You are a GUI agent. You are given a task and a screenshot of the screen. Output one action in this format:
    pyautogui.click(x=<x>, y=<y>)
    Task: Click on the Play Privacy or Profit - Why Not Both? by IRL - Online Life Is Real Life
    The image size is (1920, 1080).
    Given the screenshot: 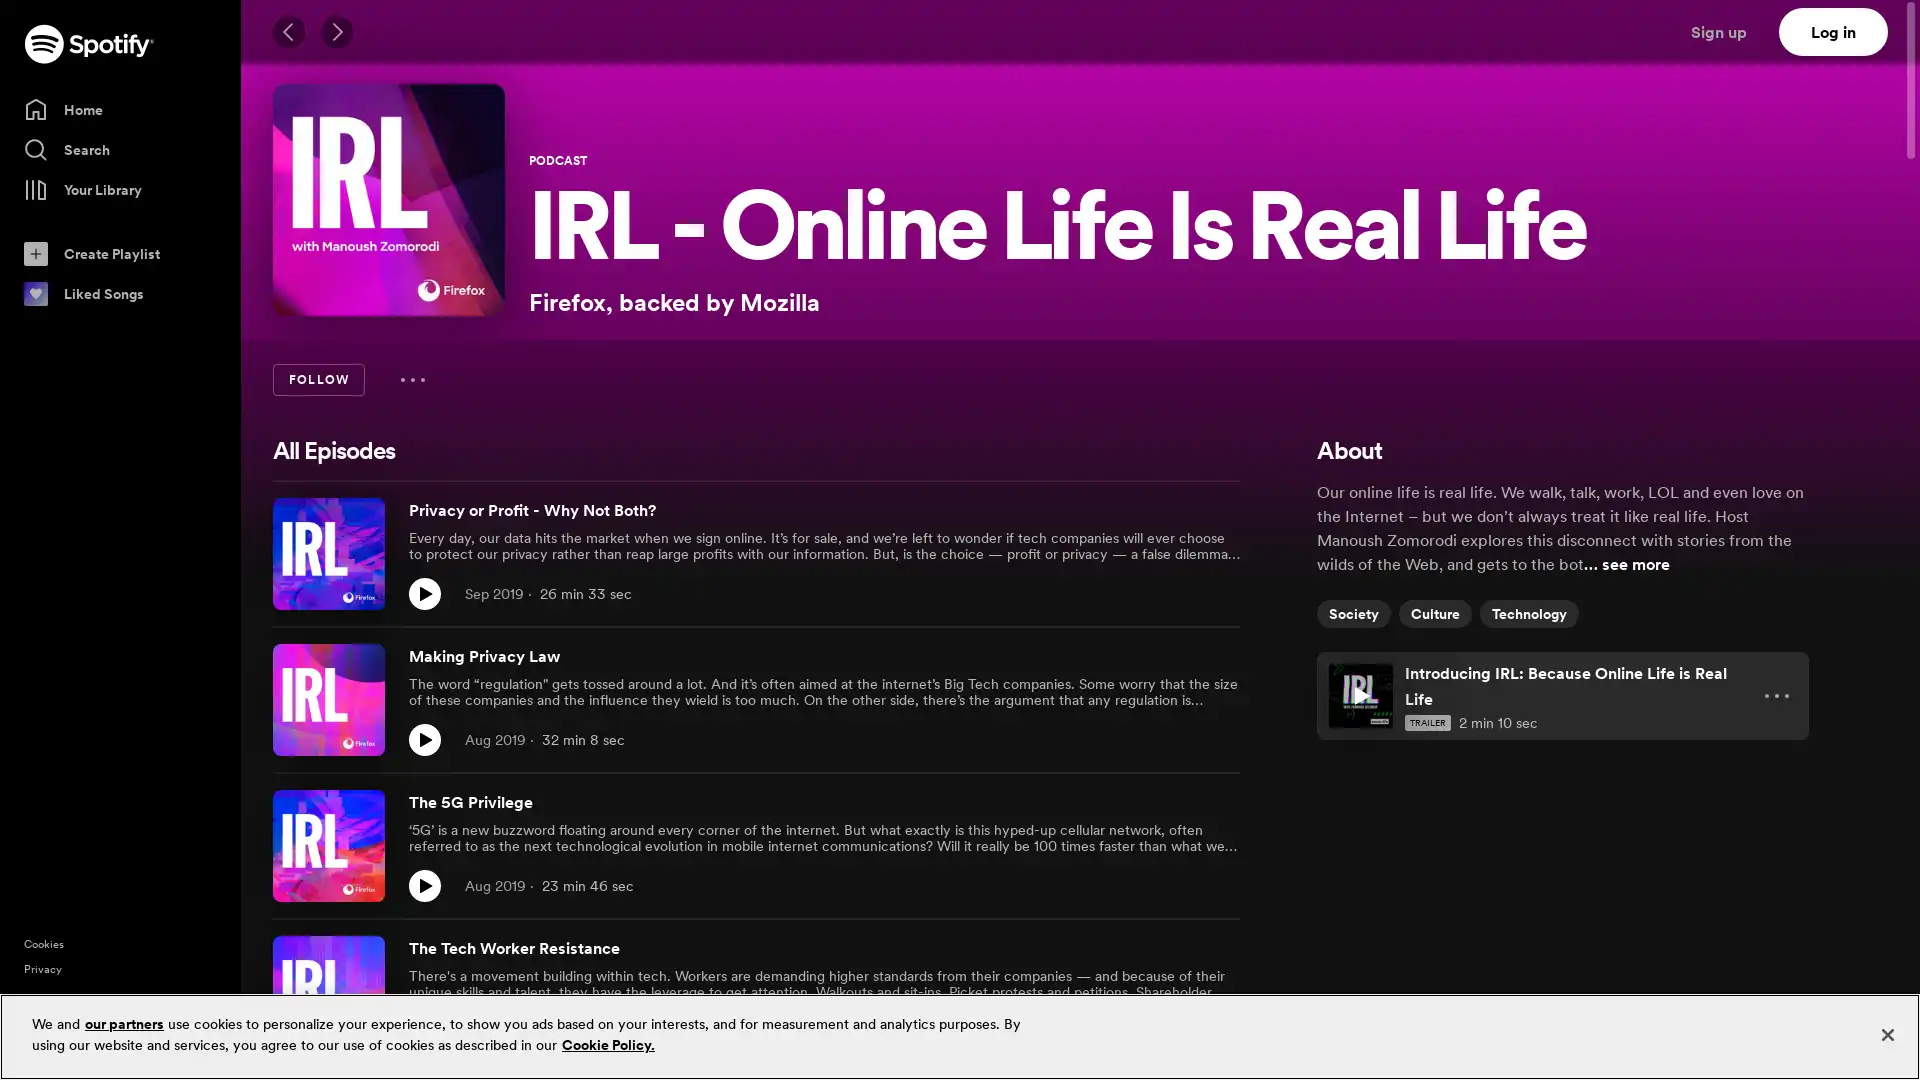 What is the action you would take?
    pyautogui.click(x=424, y=593)
    